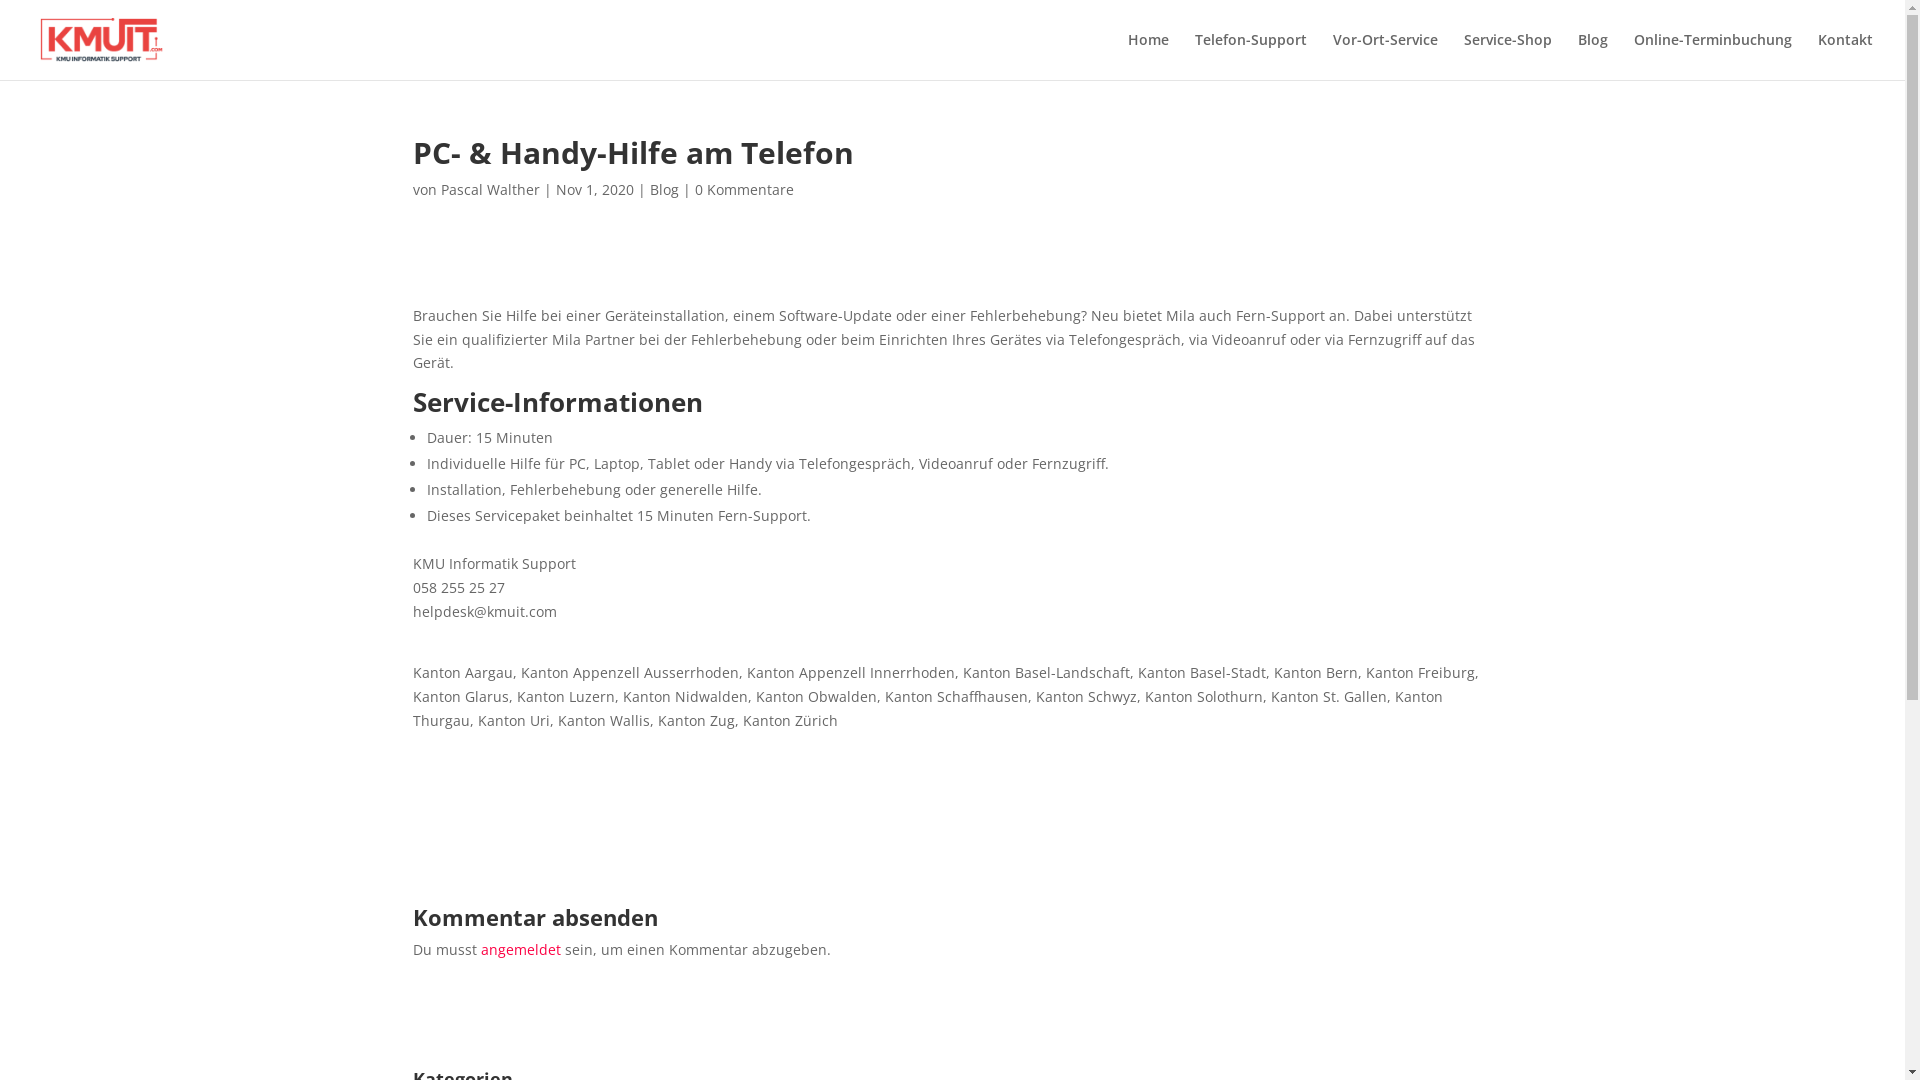  I want to click on 'Blog', so click(664, 189).